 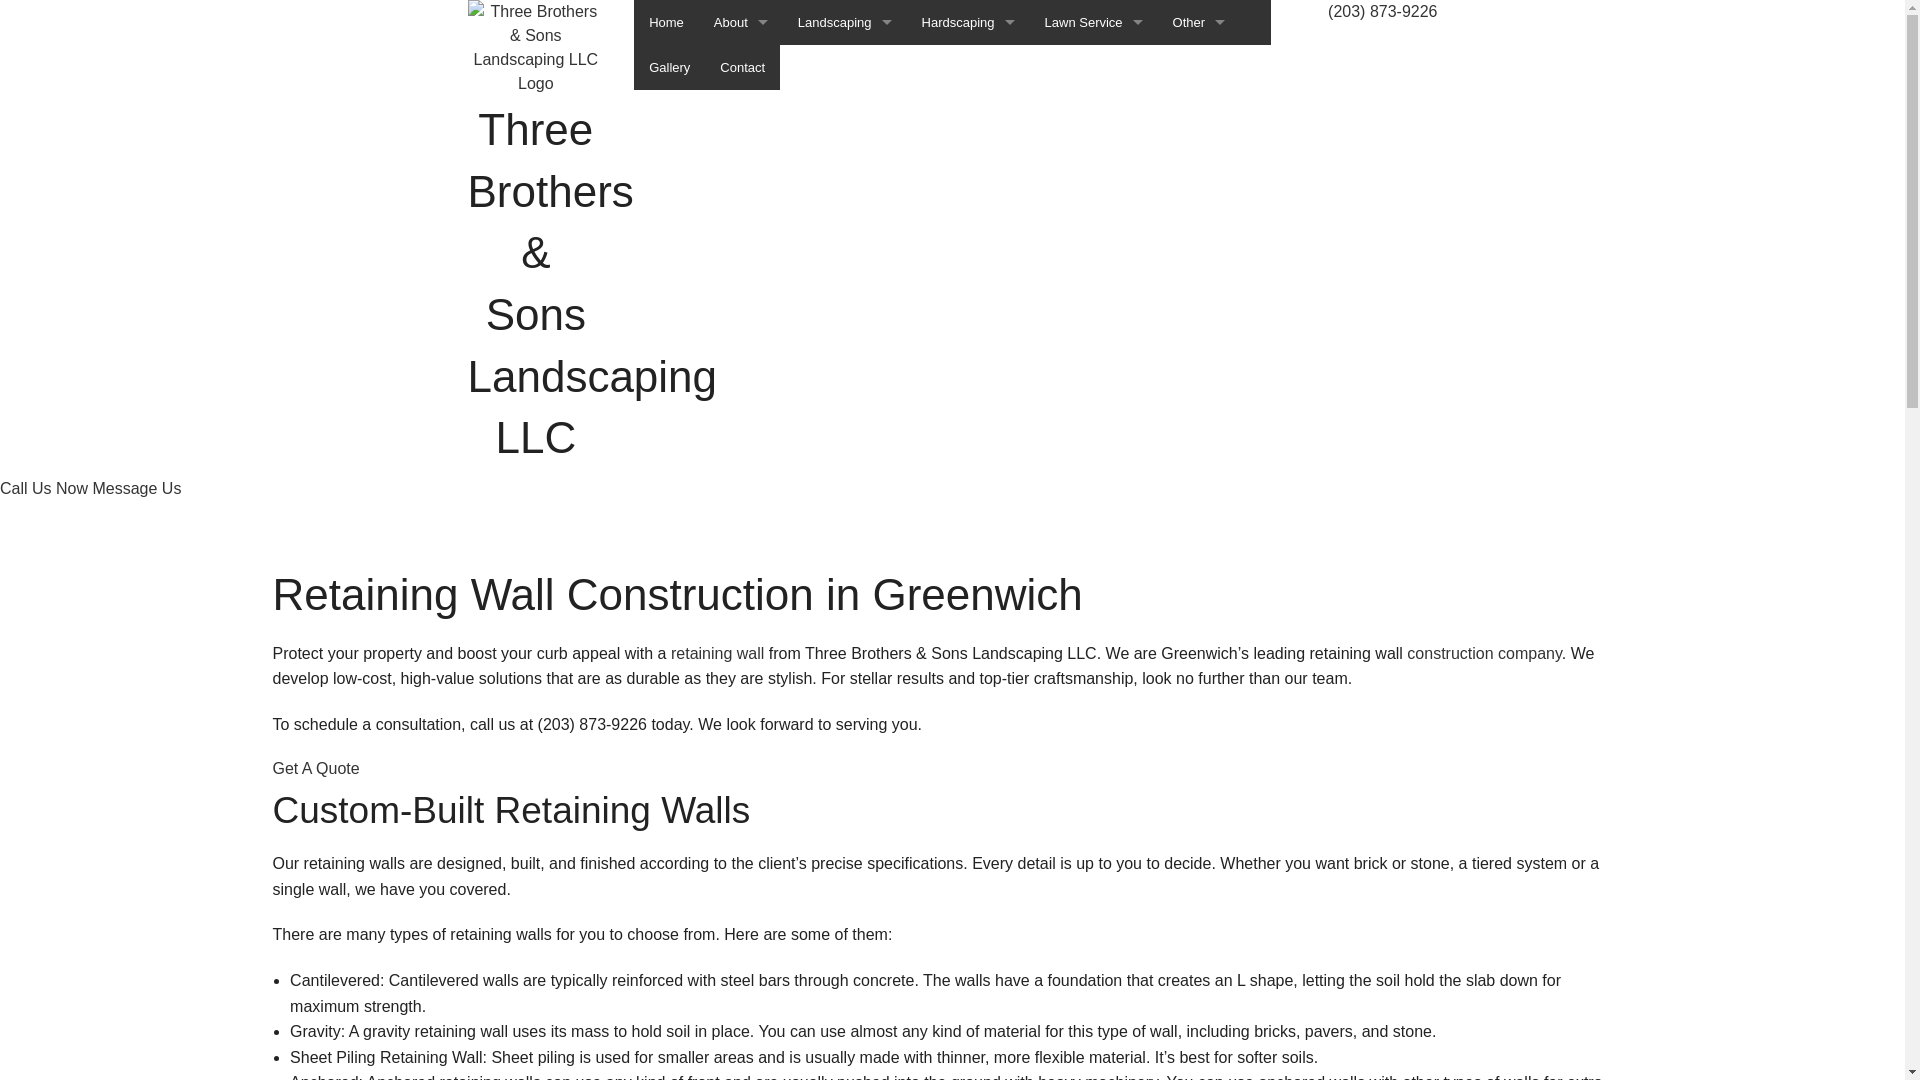 I want to click on 'construction company', so click(x=1405, y=653).